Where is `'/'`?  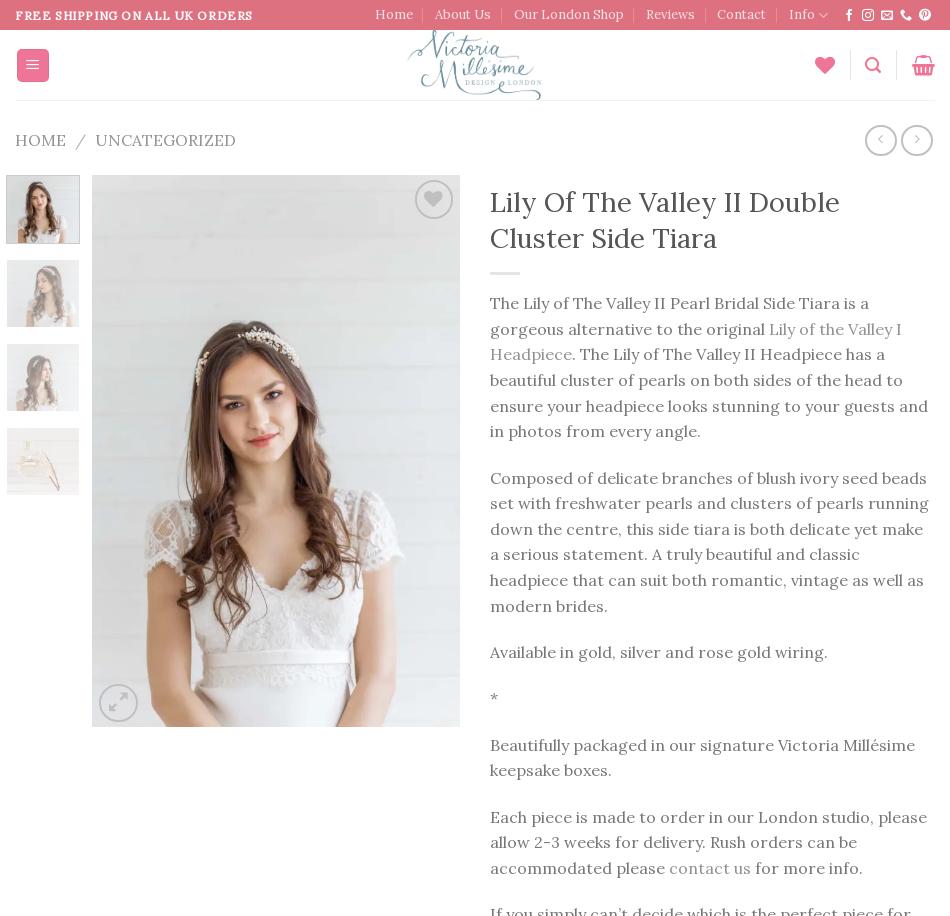
'/' is located at coordinates (79, 138).